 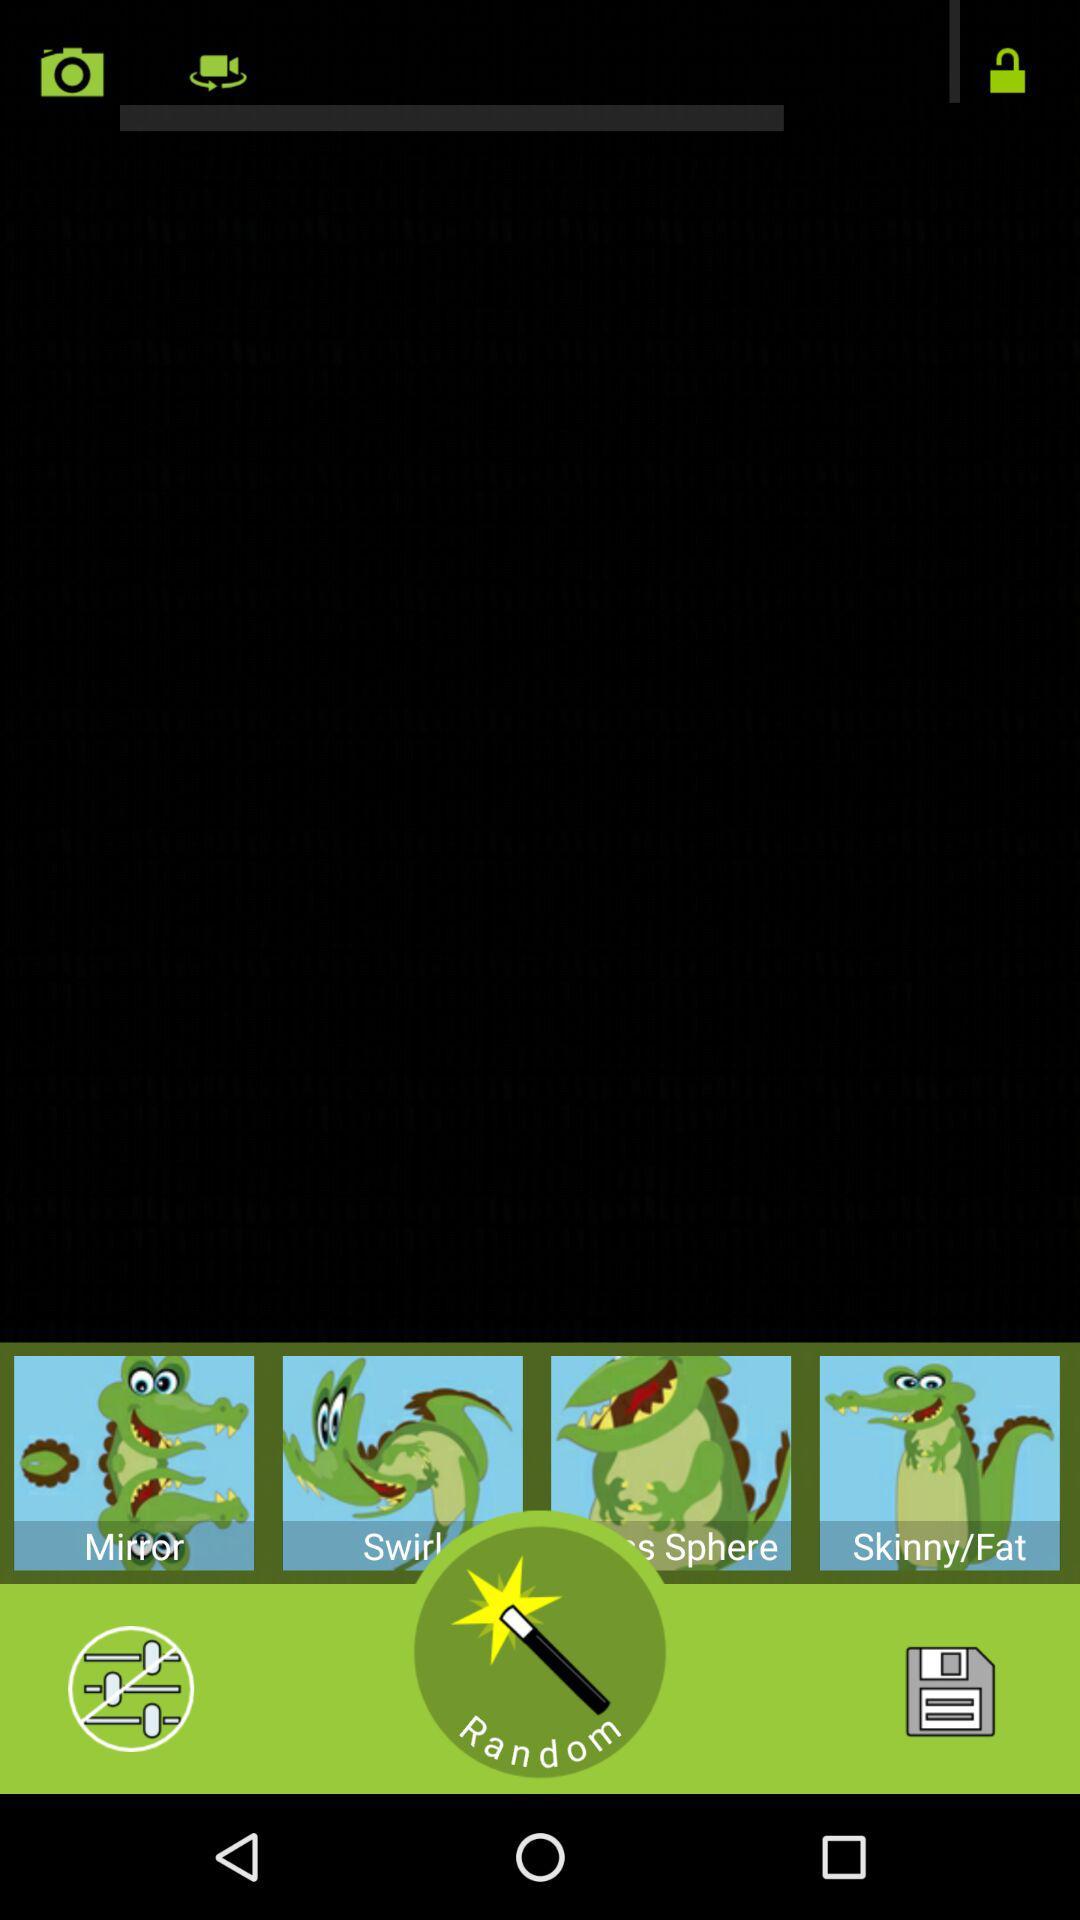 What do you see at coordinates (947, 1688) in the screenshot?
I see `save` at bounding box center [947, 1688].